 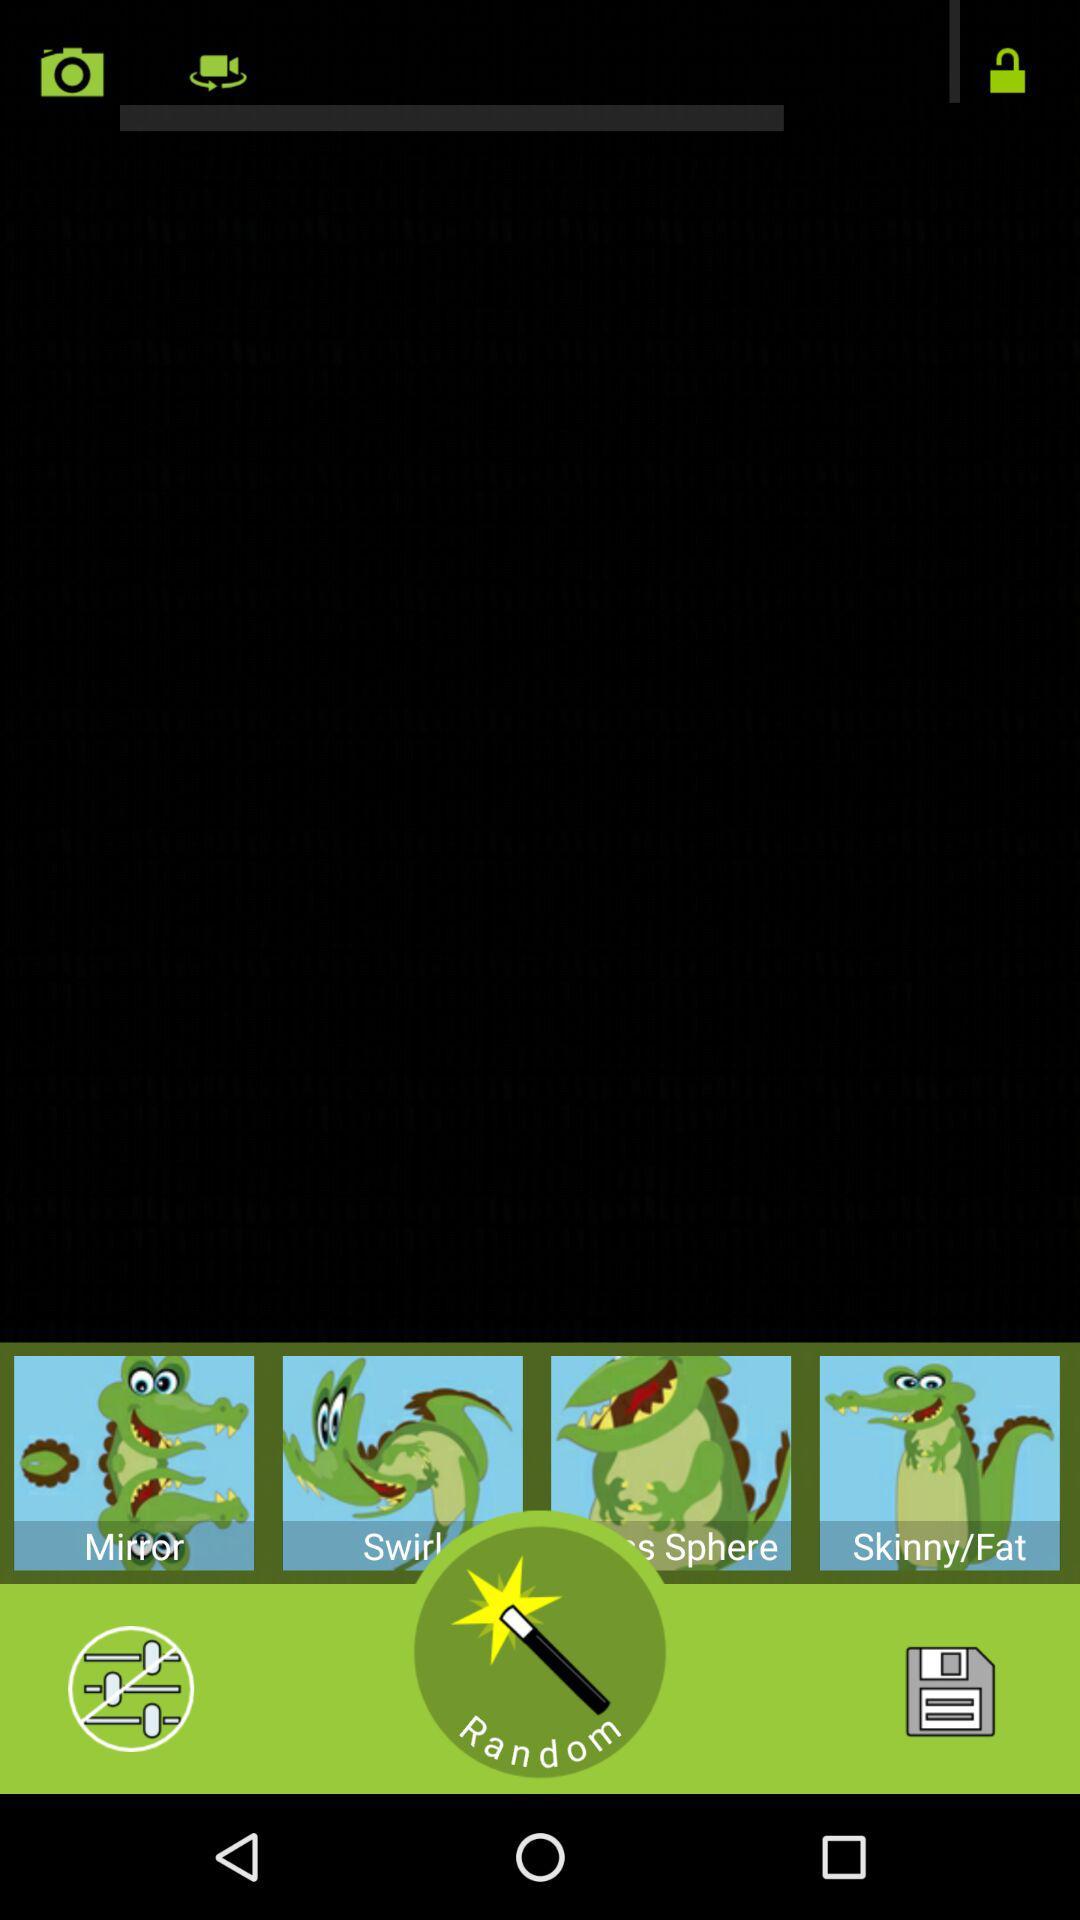 What do you see at coordinates (947, 1688) in the screenshot?
I see `save` at bounding box center [947, 1688].